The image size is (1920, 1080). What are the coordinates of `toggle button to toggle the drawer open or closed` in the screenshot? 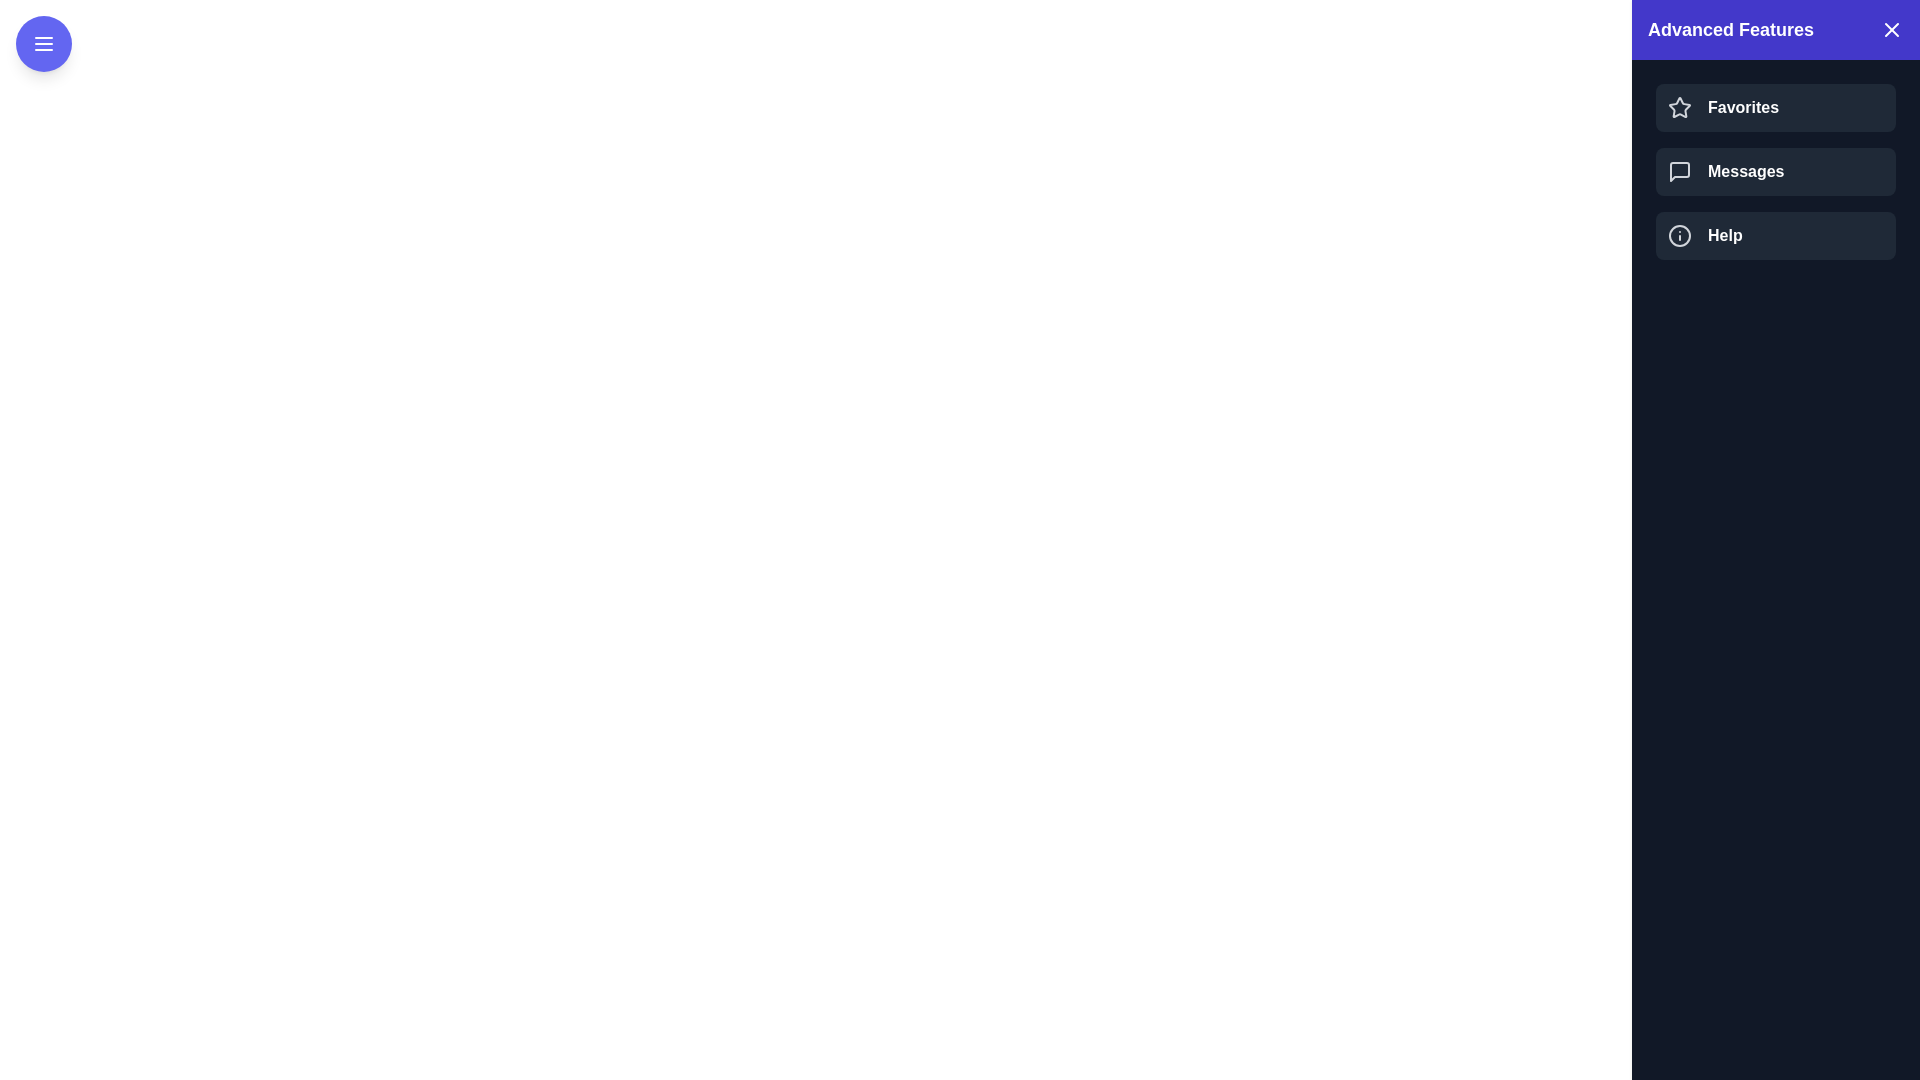 It's located at (43, 43).